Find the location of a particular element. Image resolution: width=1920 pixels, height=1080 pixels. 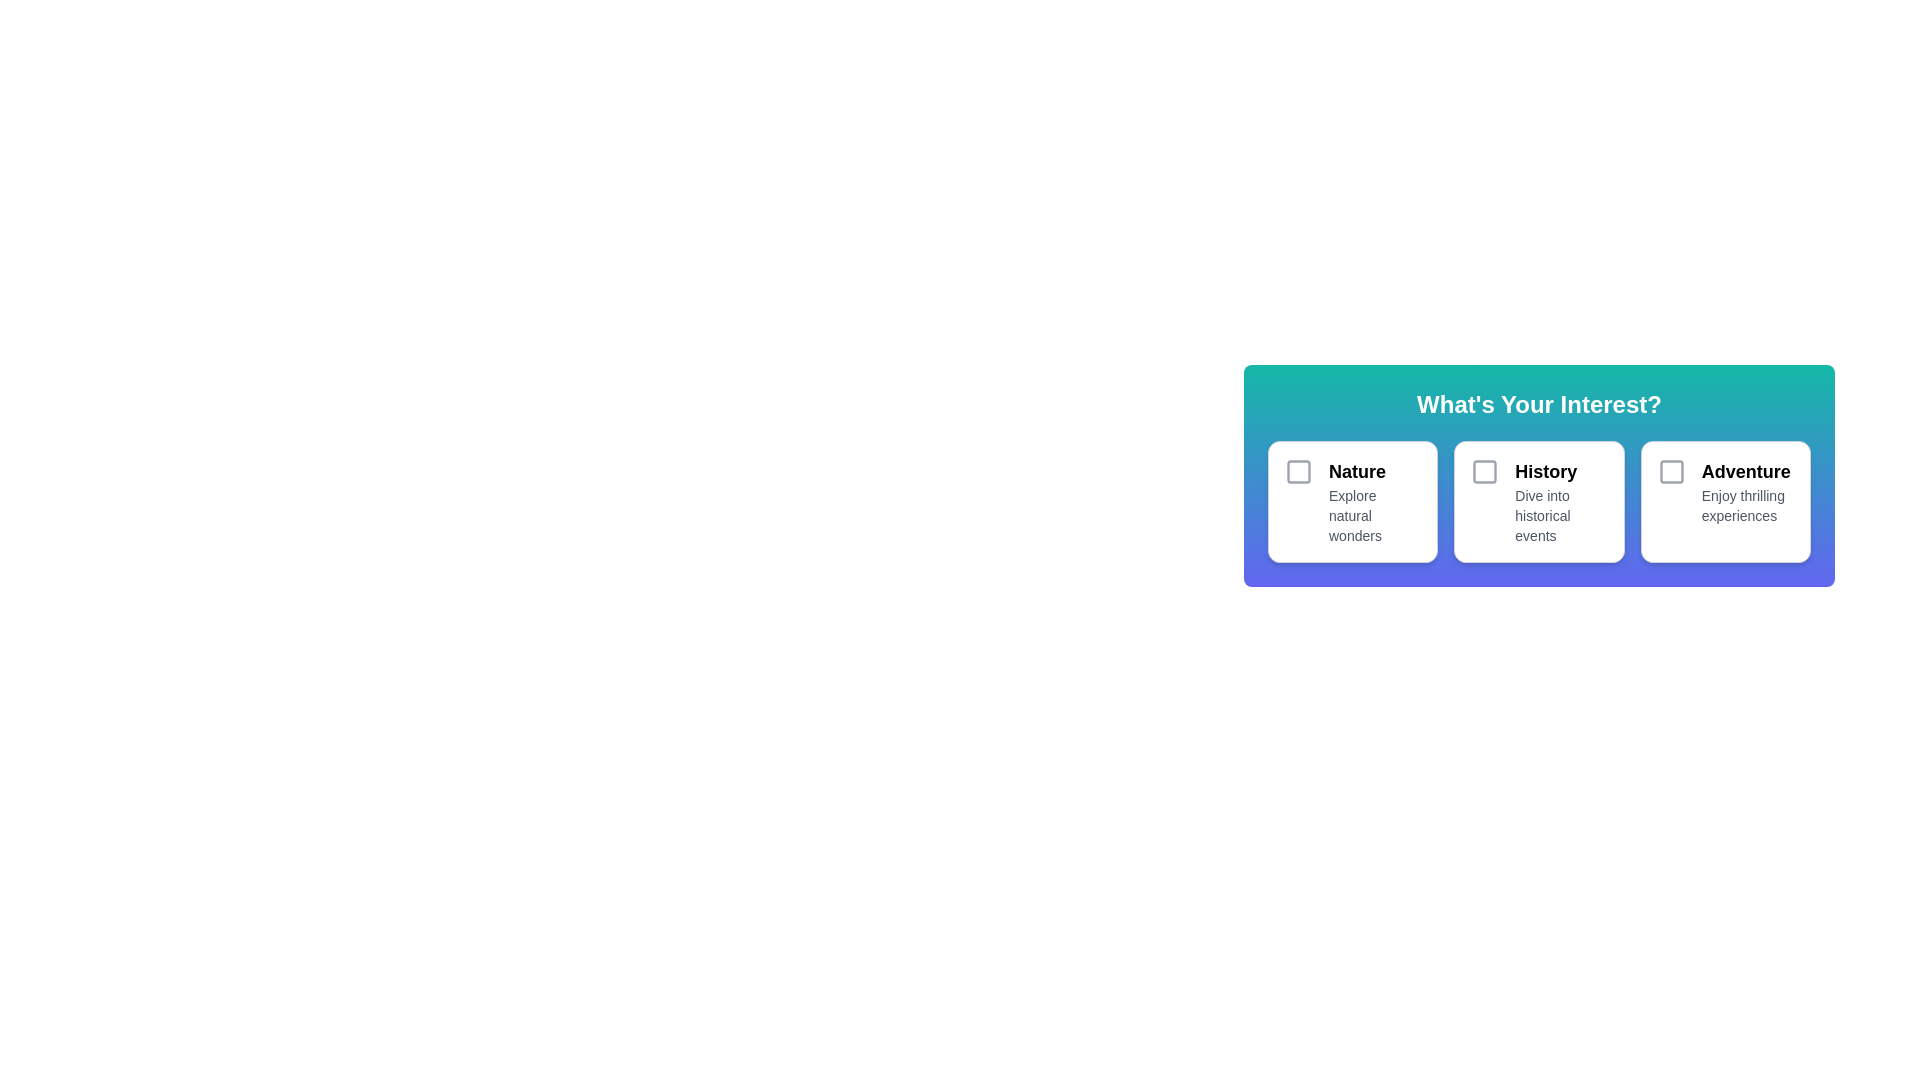

the 'History' checkbox located under the heading 'What's Your Interest?' to possibly see a tooltip is located at coordinates (1485, 471).